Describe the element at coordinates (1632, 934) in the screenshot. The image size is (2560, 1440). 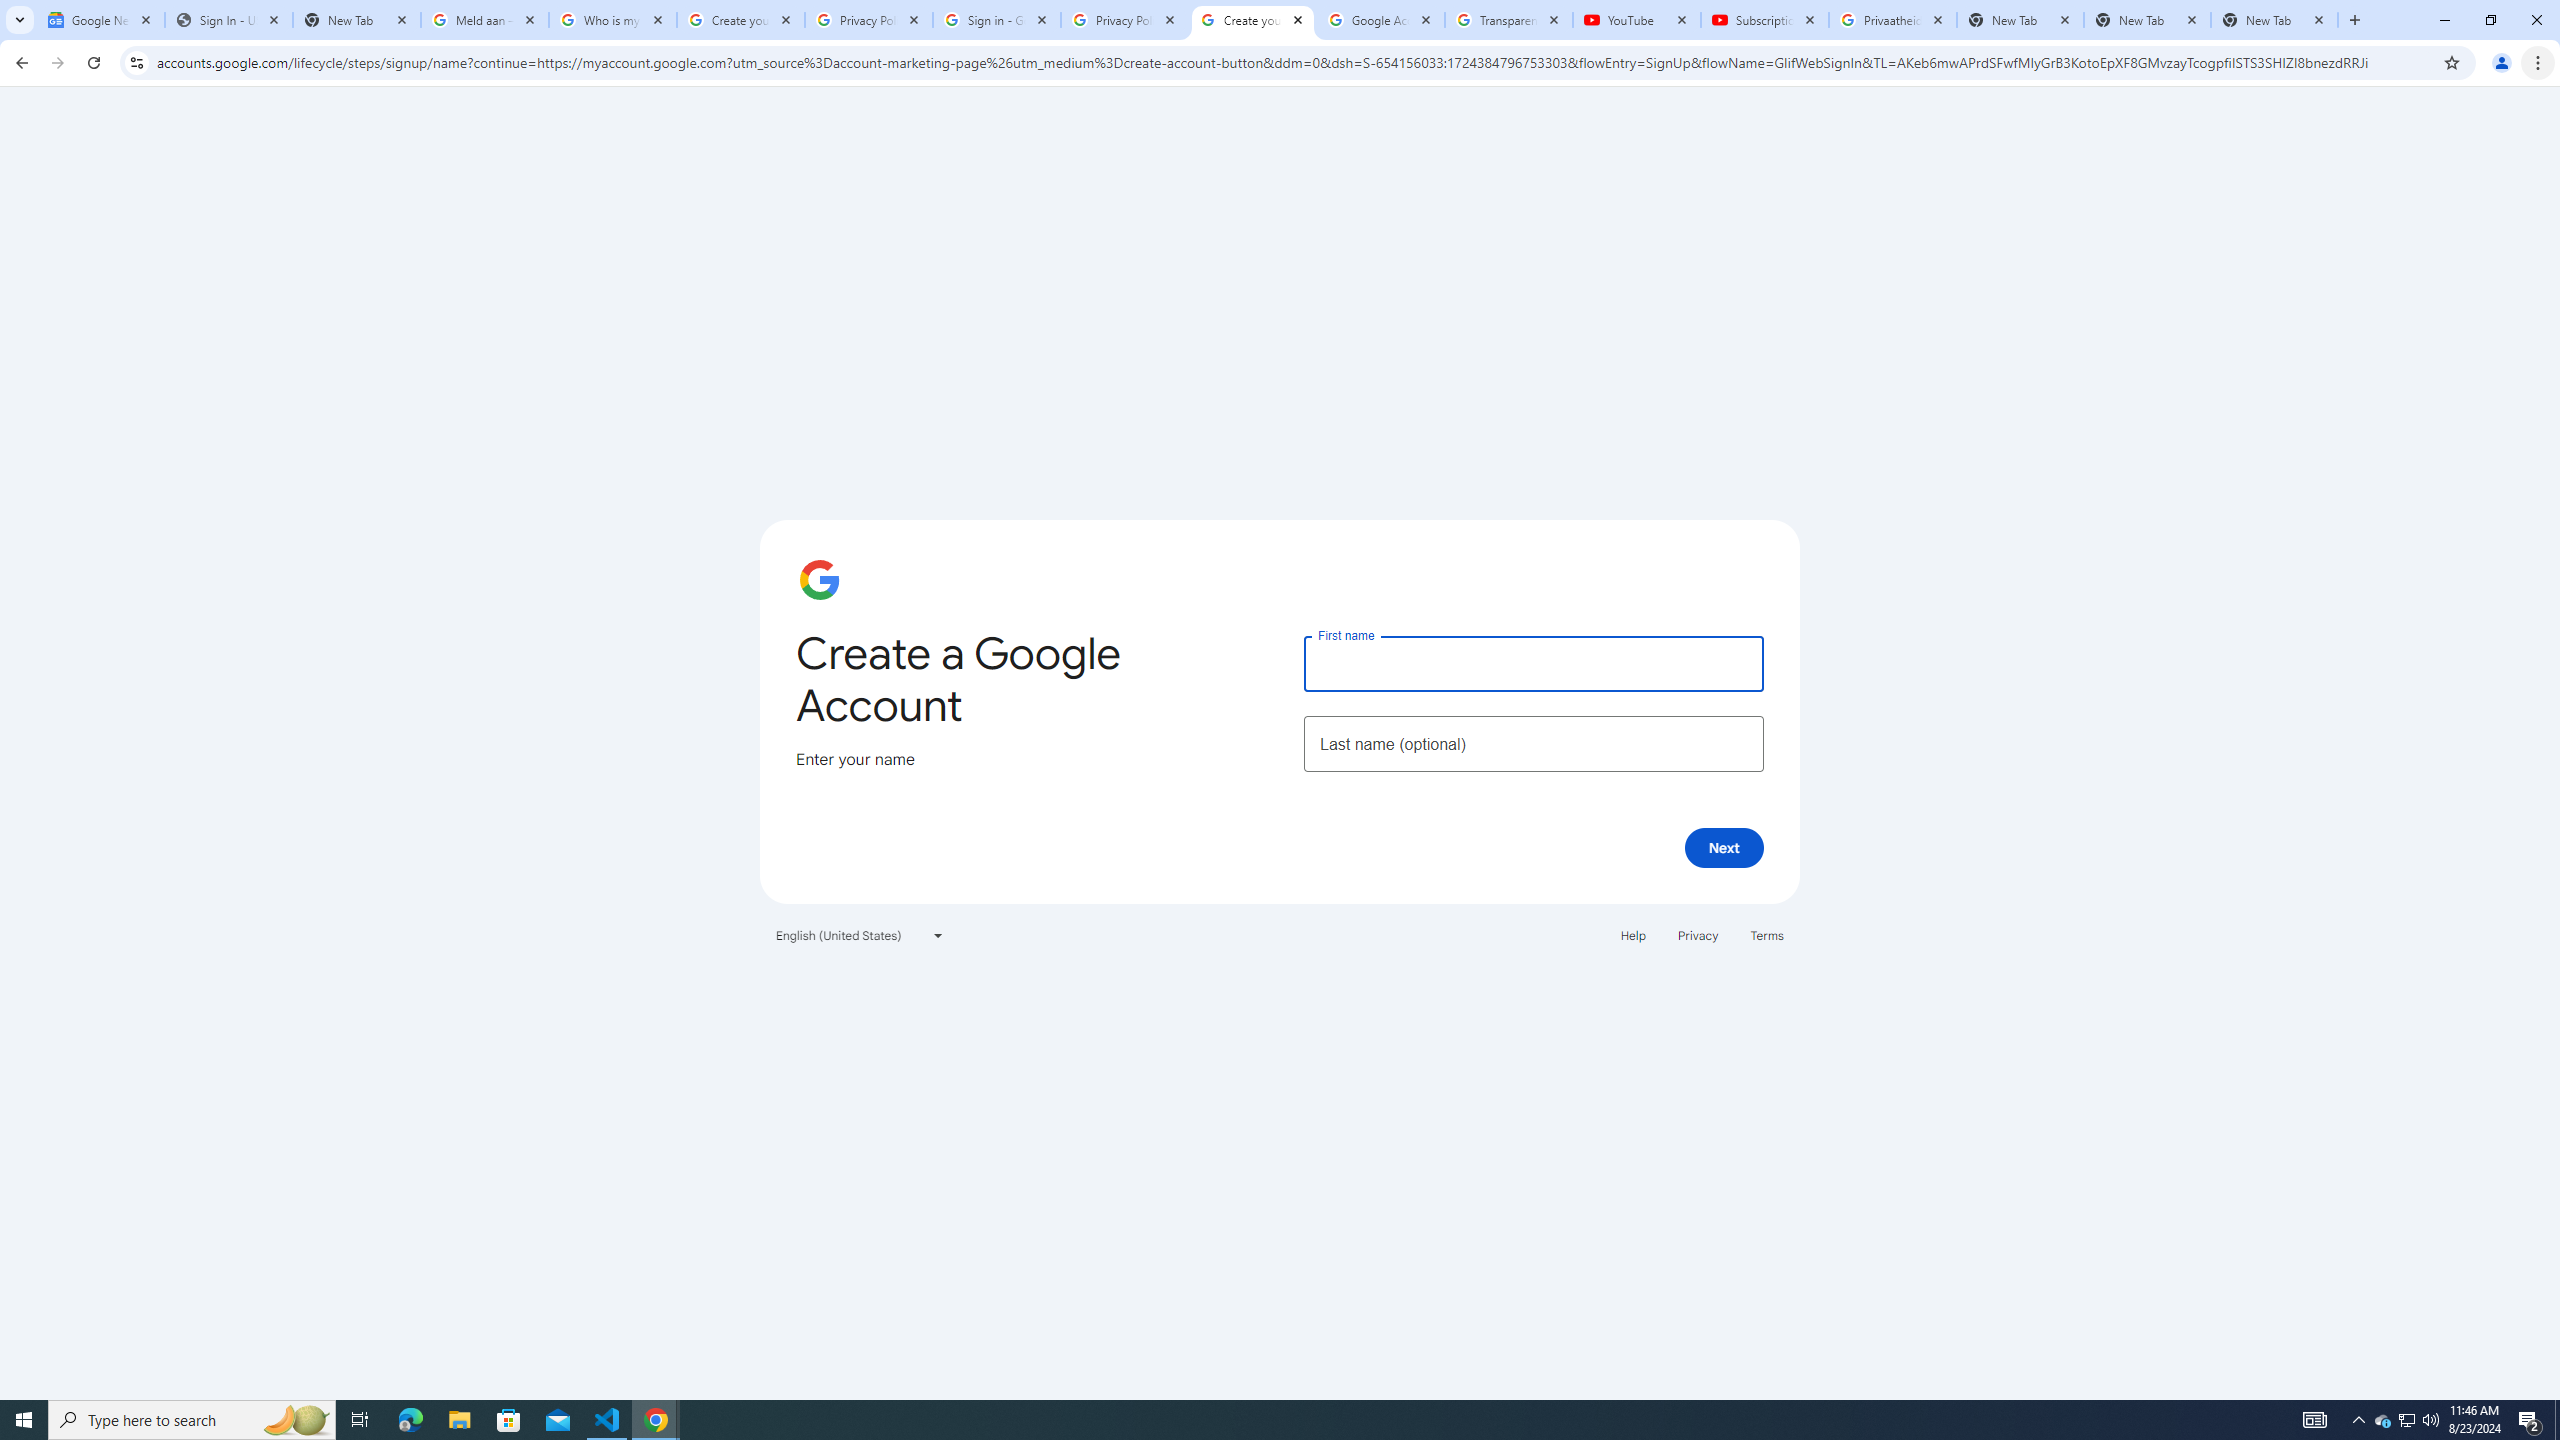
I see `'Help'` at that location.